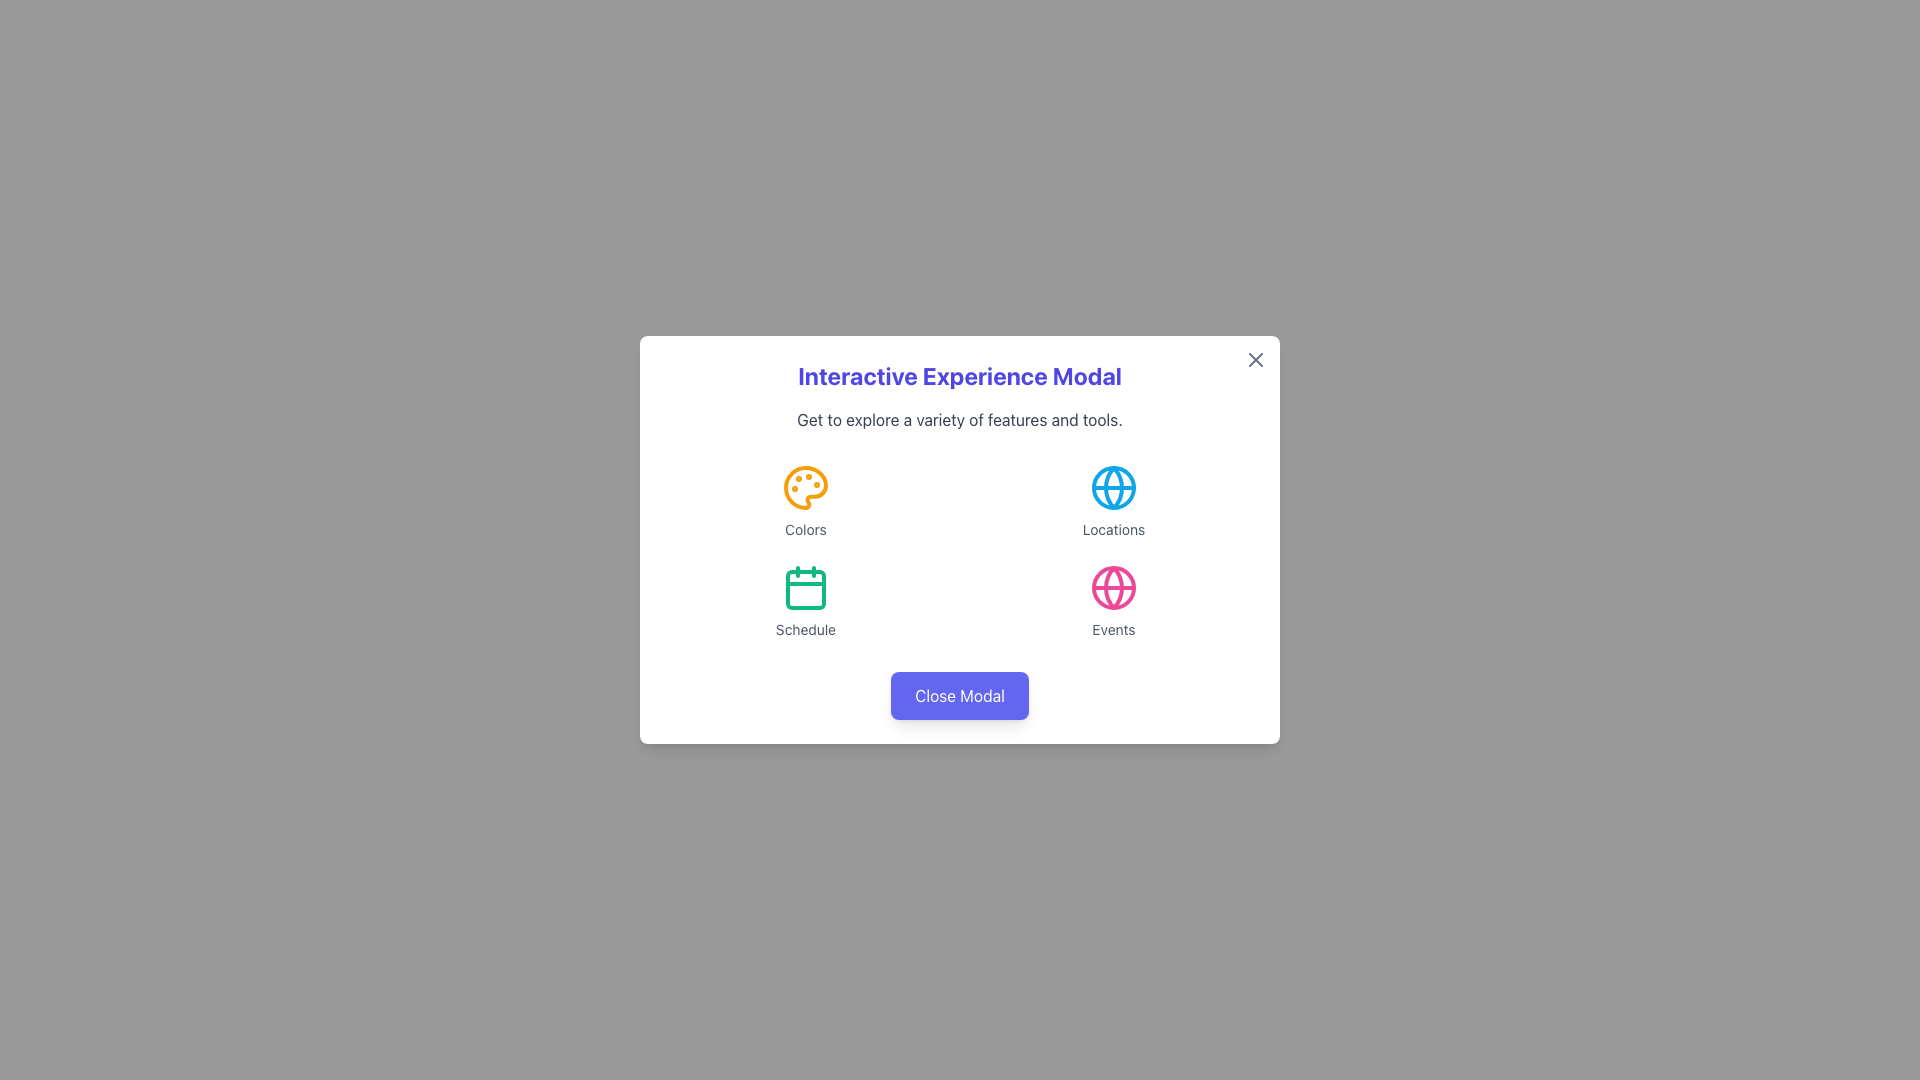 The image size is (1920, 1080). Describe the element at coordinates (960, 694) in the screenshot. I see `the 'Close Modal' button, which is a rectangular button with a rounded border, purple background, and white text, located near the bottom center of the modal window` at that location.